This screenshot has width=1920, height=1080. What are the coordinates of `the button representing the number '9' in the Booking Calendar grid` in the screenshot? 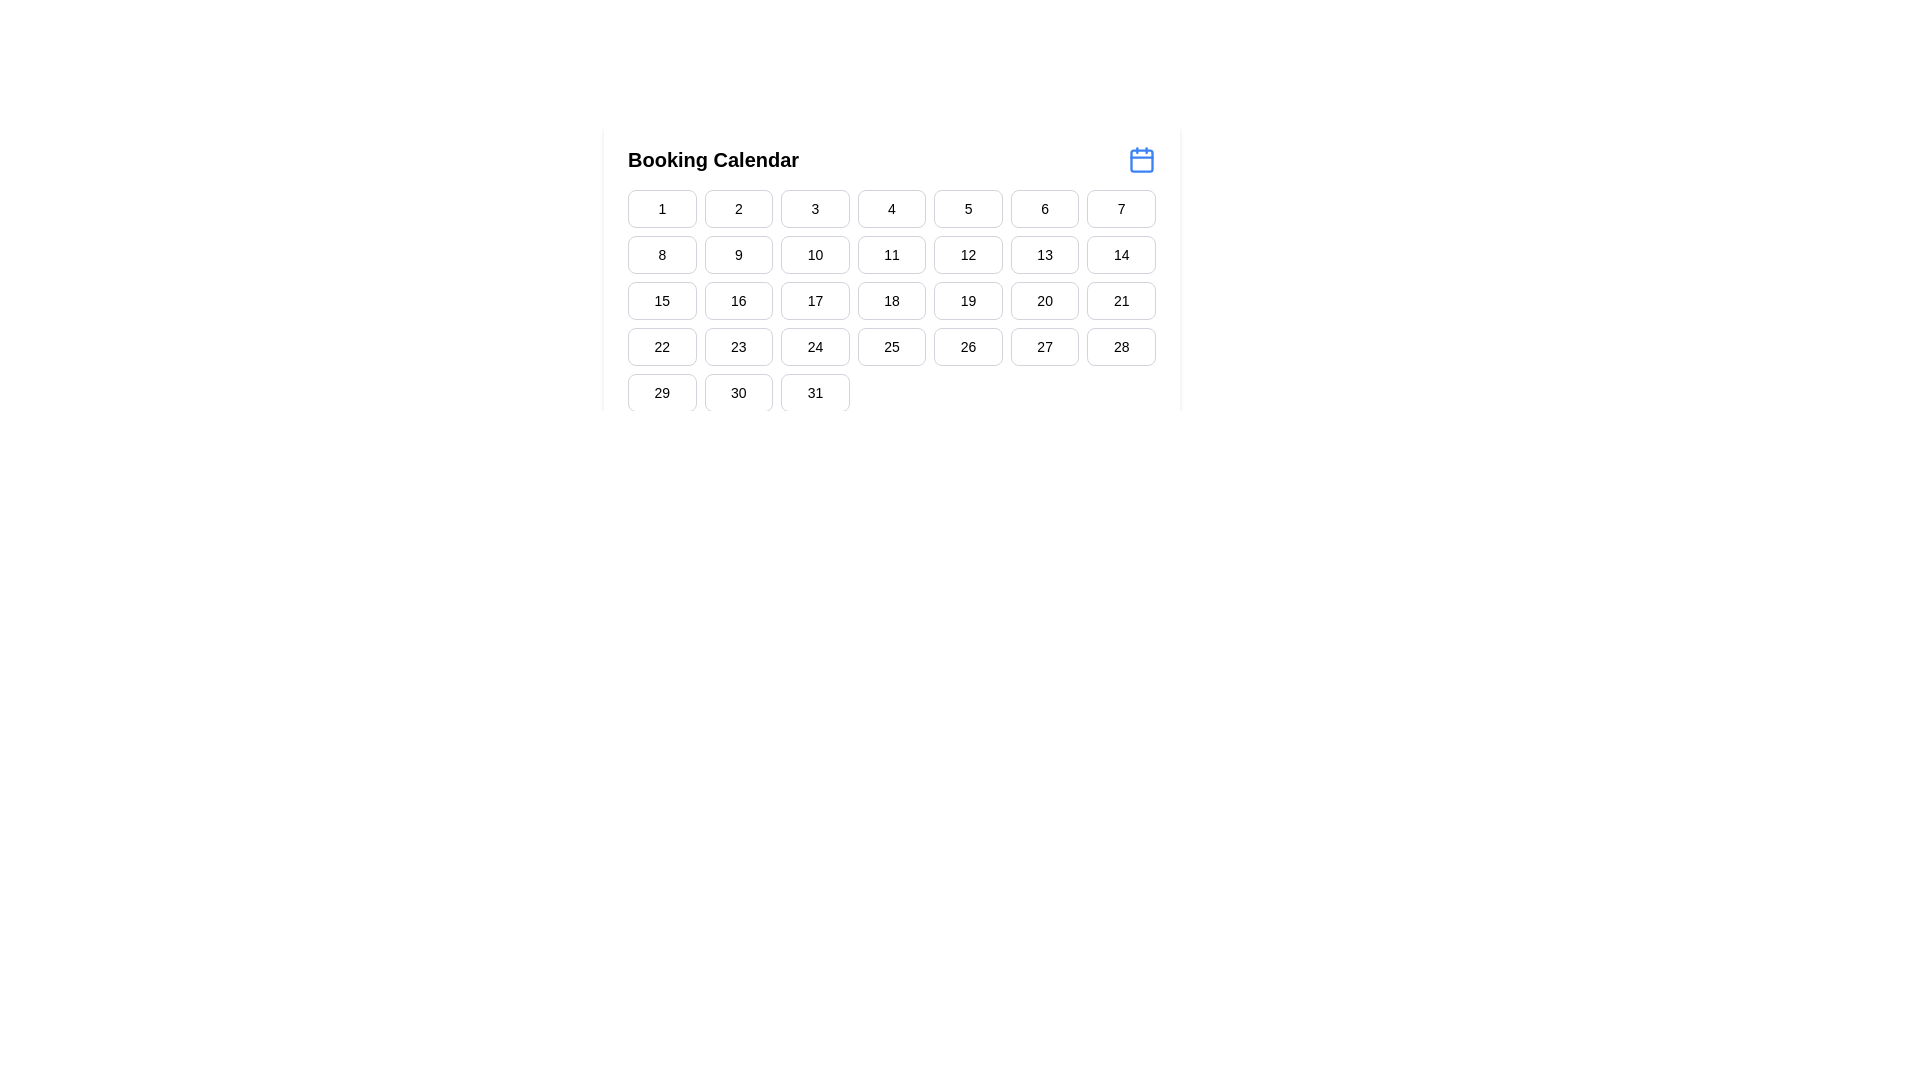 It's located at (737, 253).